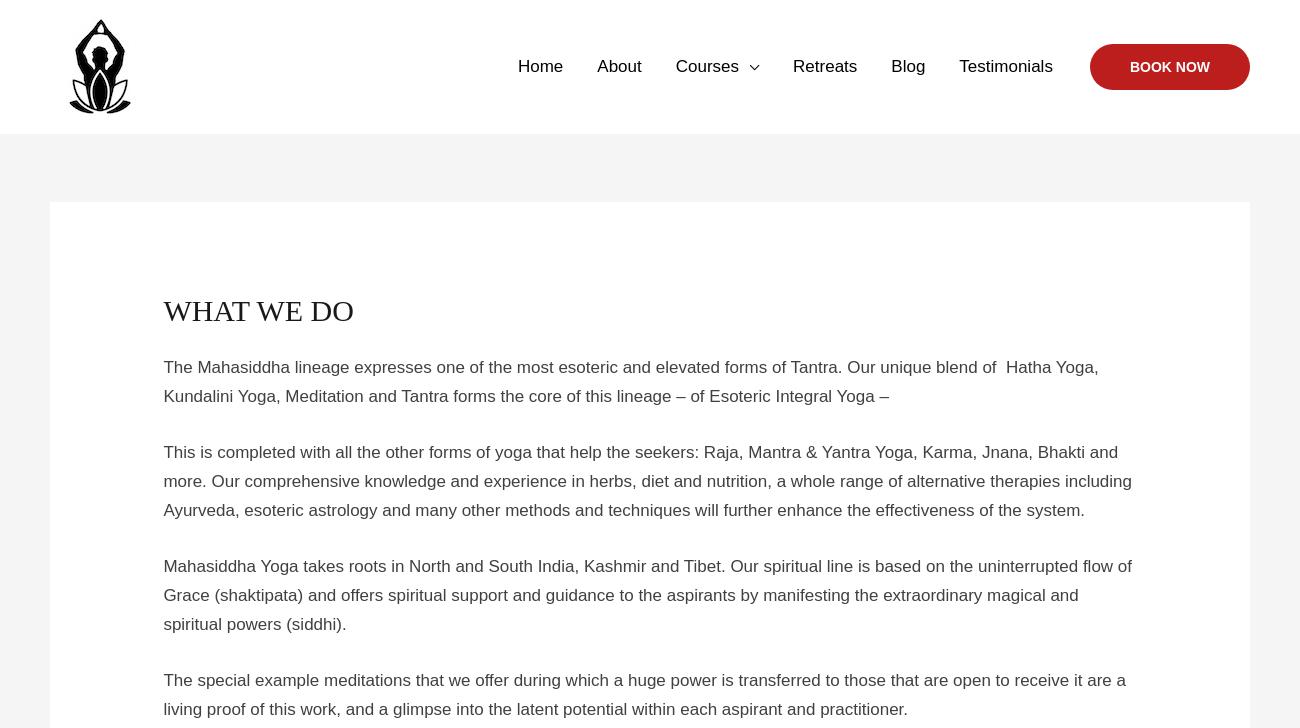 The height and width of the screenshot is (728, 1300). Describe the element at coordinates (907, 66) in the screenshot. I see `'Blog'` at that location.